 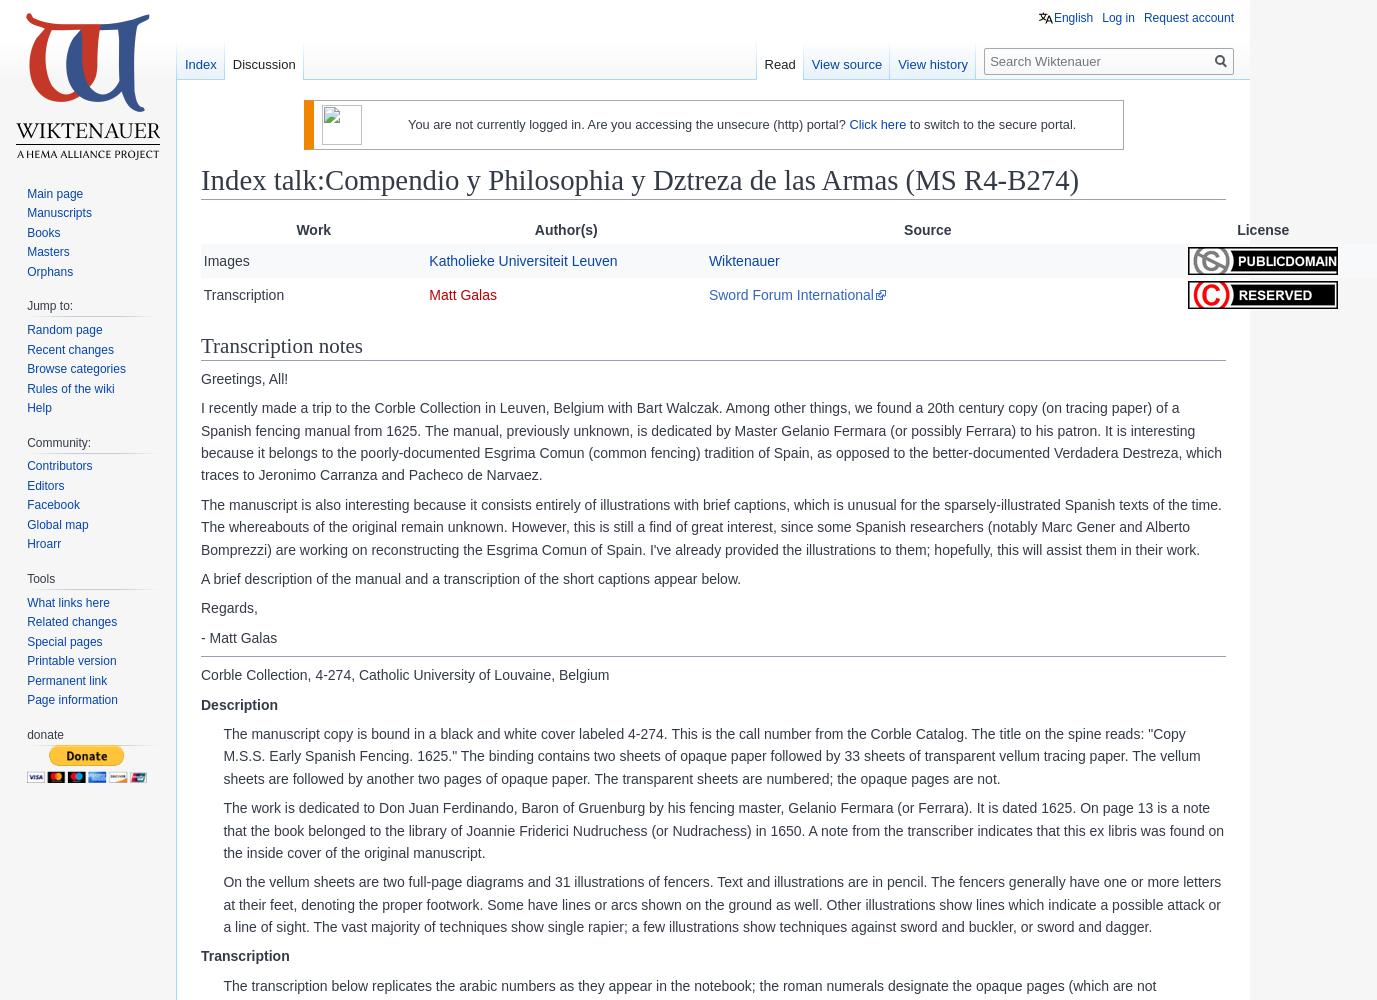 I want to click on 'Greetings, All!', so click(x=244, y=378).